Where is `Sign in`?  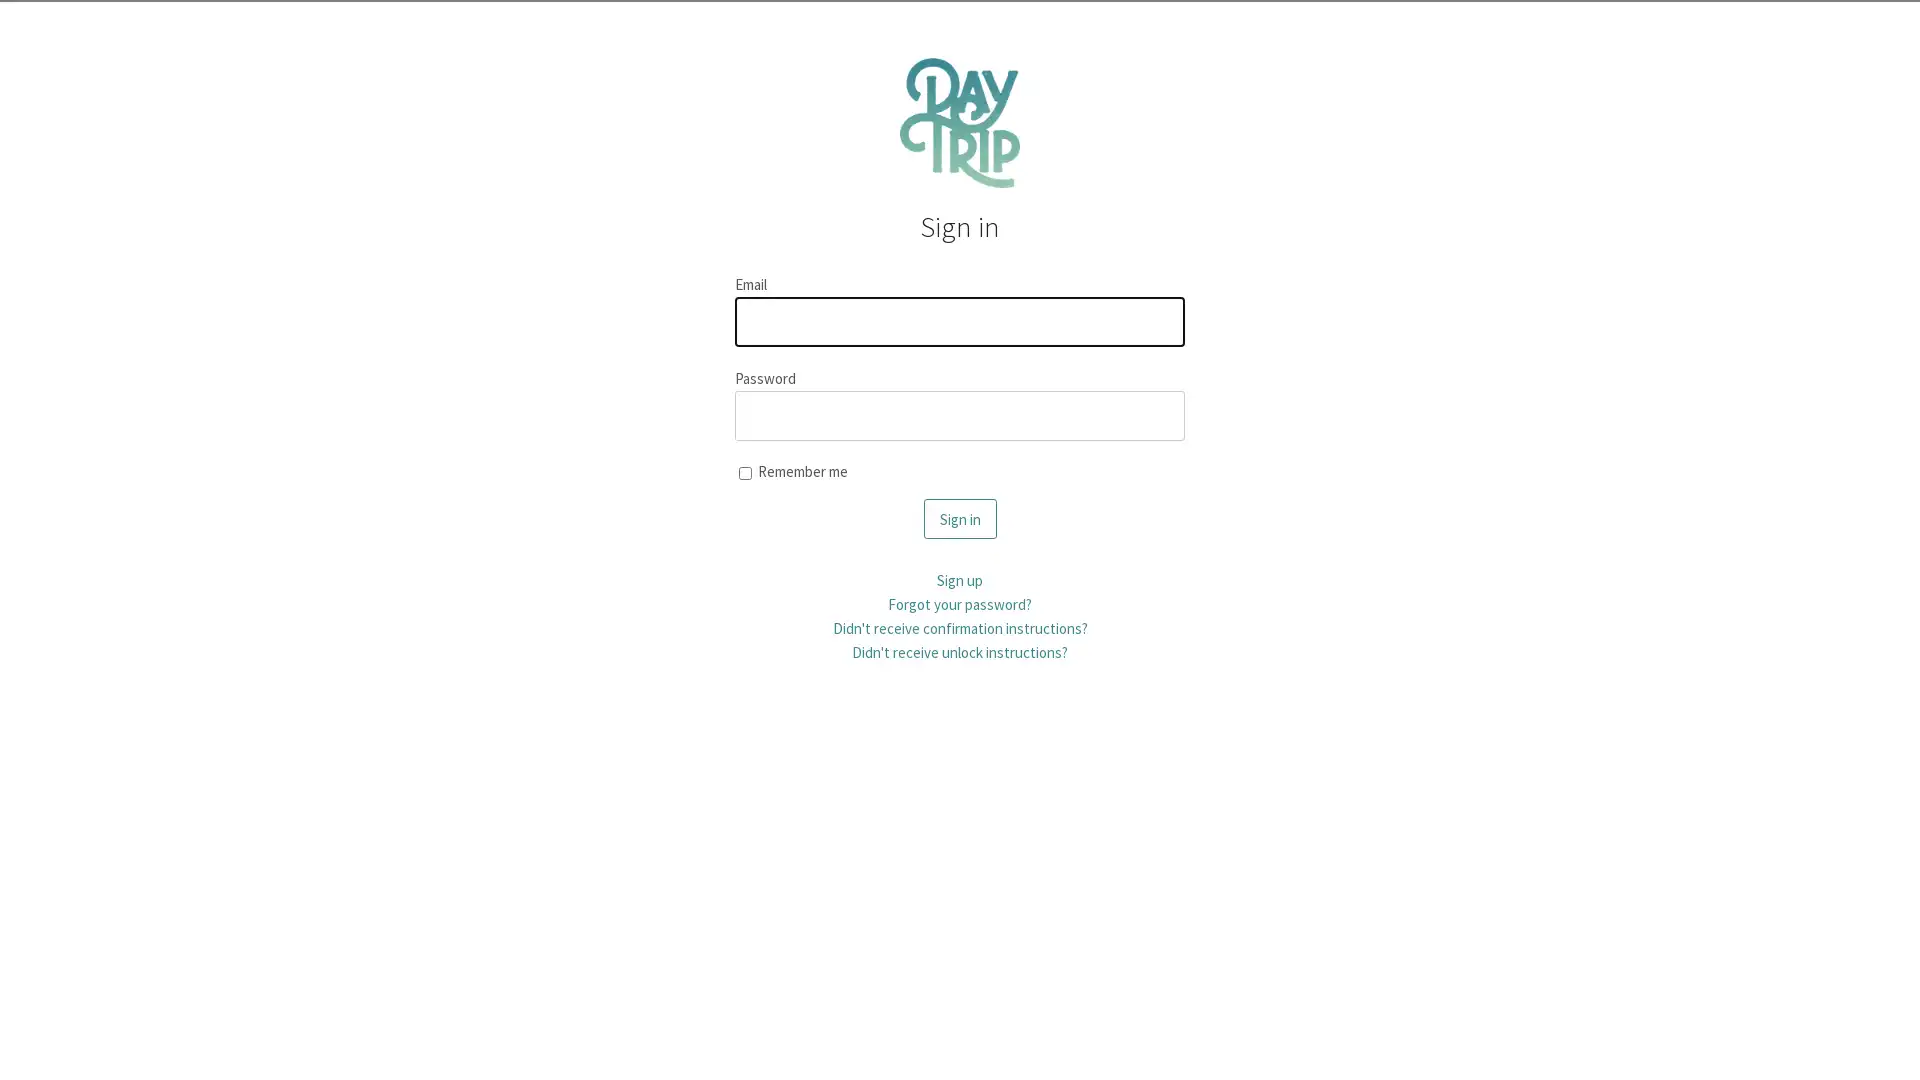
Sign in is located at coordinates (958, 517).